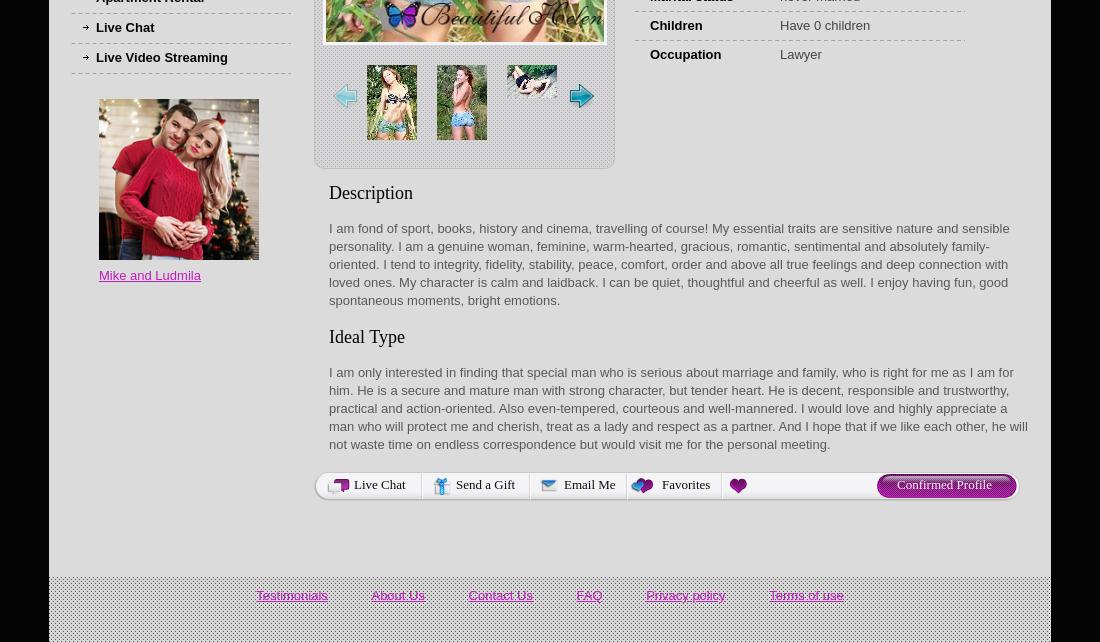  I want to click on 'I am only interested in finding that special man who is serious about marriage and family, who is right for me as I am for him. He is a secure and mature man with strong character, but tender heart.
He is decent, responsible and trustworthy, practical and action-oriented. 
Also even-tempered, courteous and well-mannered.  I would love and highly appreciate a man who will protect me and cherish, treat as a lady and respect as a partner. And I hope that if we like each other, he will not waste time on endless correspondence but would visit me for the personal meeting.', so click(328, 408).